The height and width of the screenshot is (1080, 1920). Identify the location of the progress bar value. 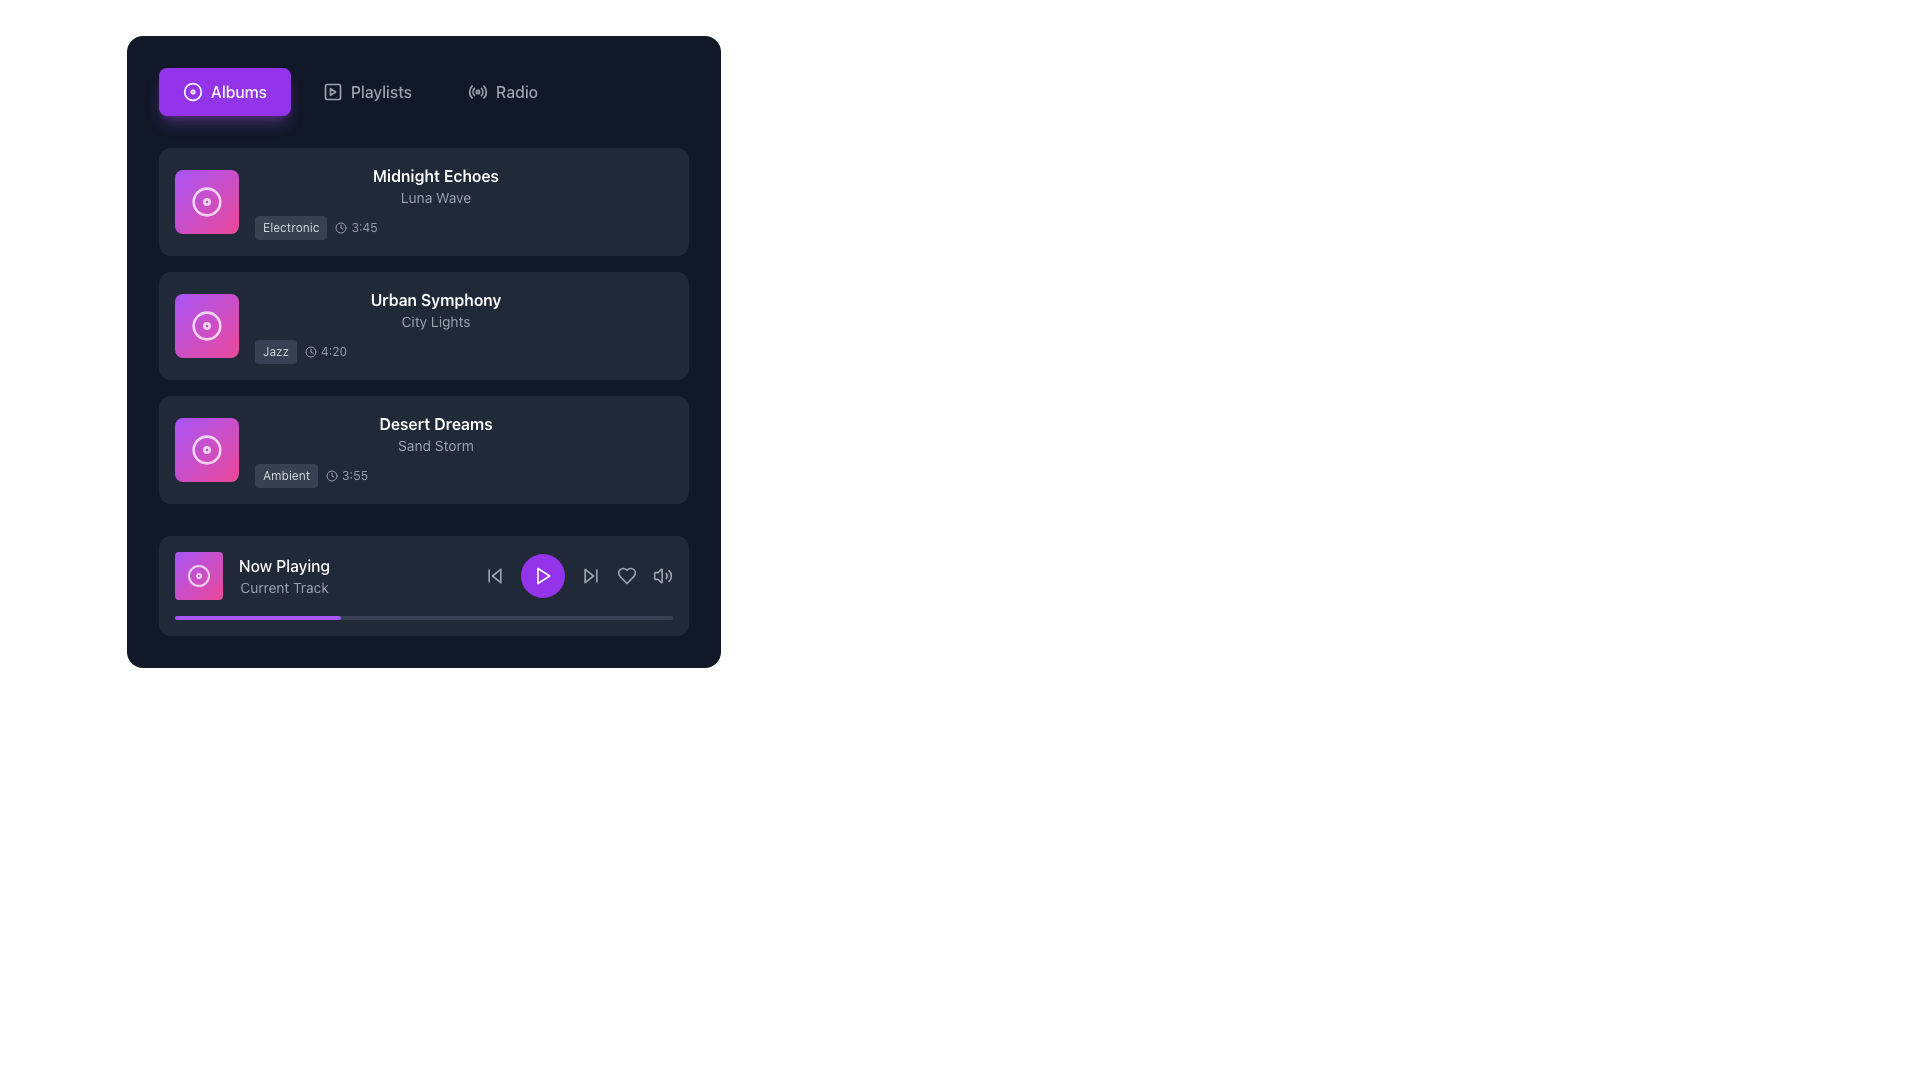
(316, 616).